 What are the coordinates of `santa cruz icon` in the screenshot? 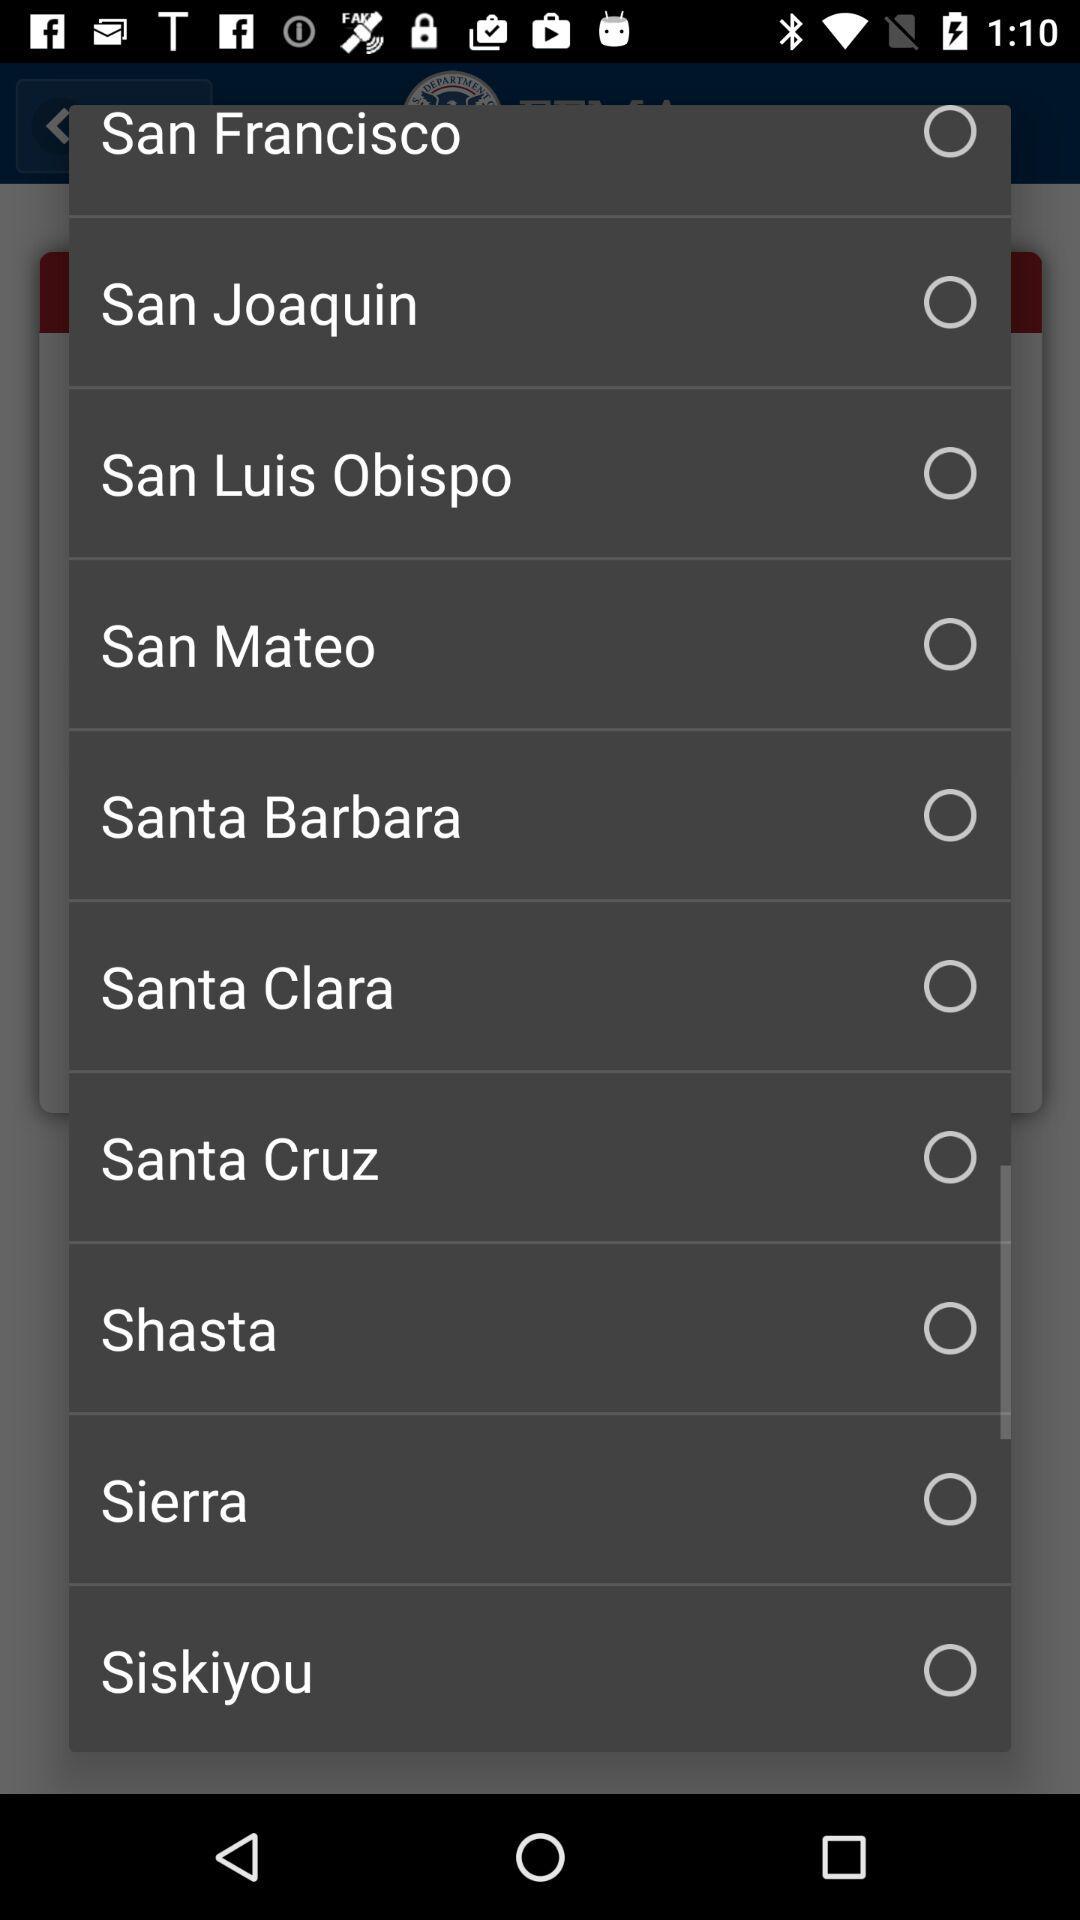 It's located at (540, 1157).